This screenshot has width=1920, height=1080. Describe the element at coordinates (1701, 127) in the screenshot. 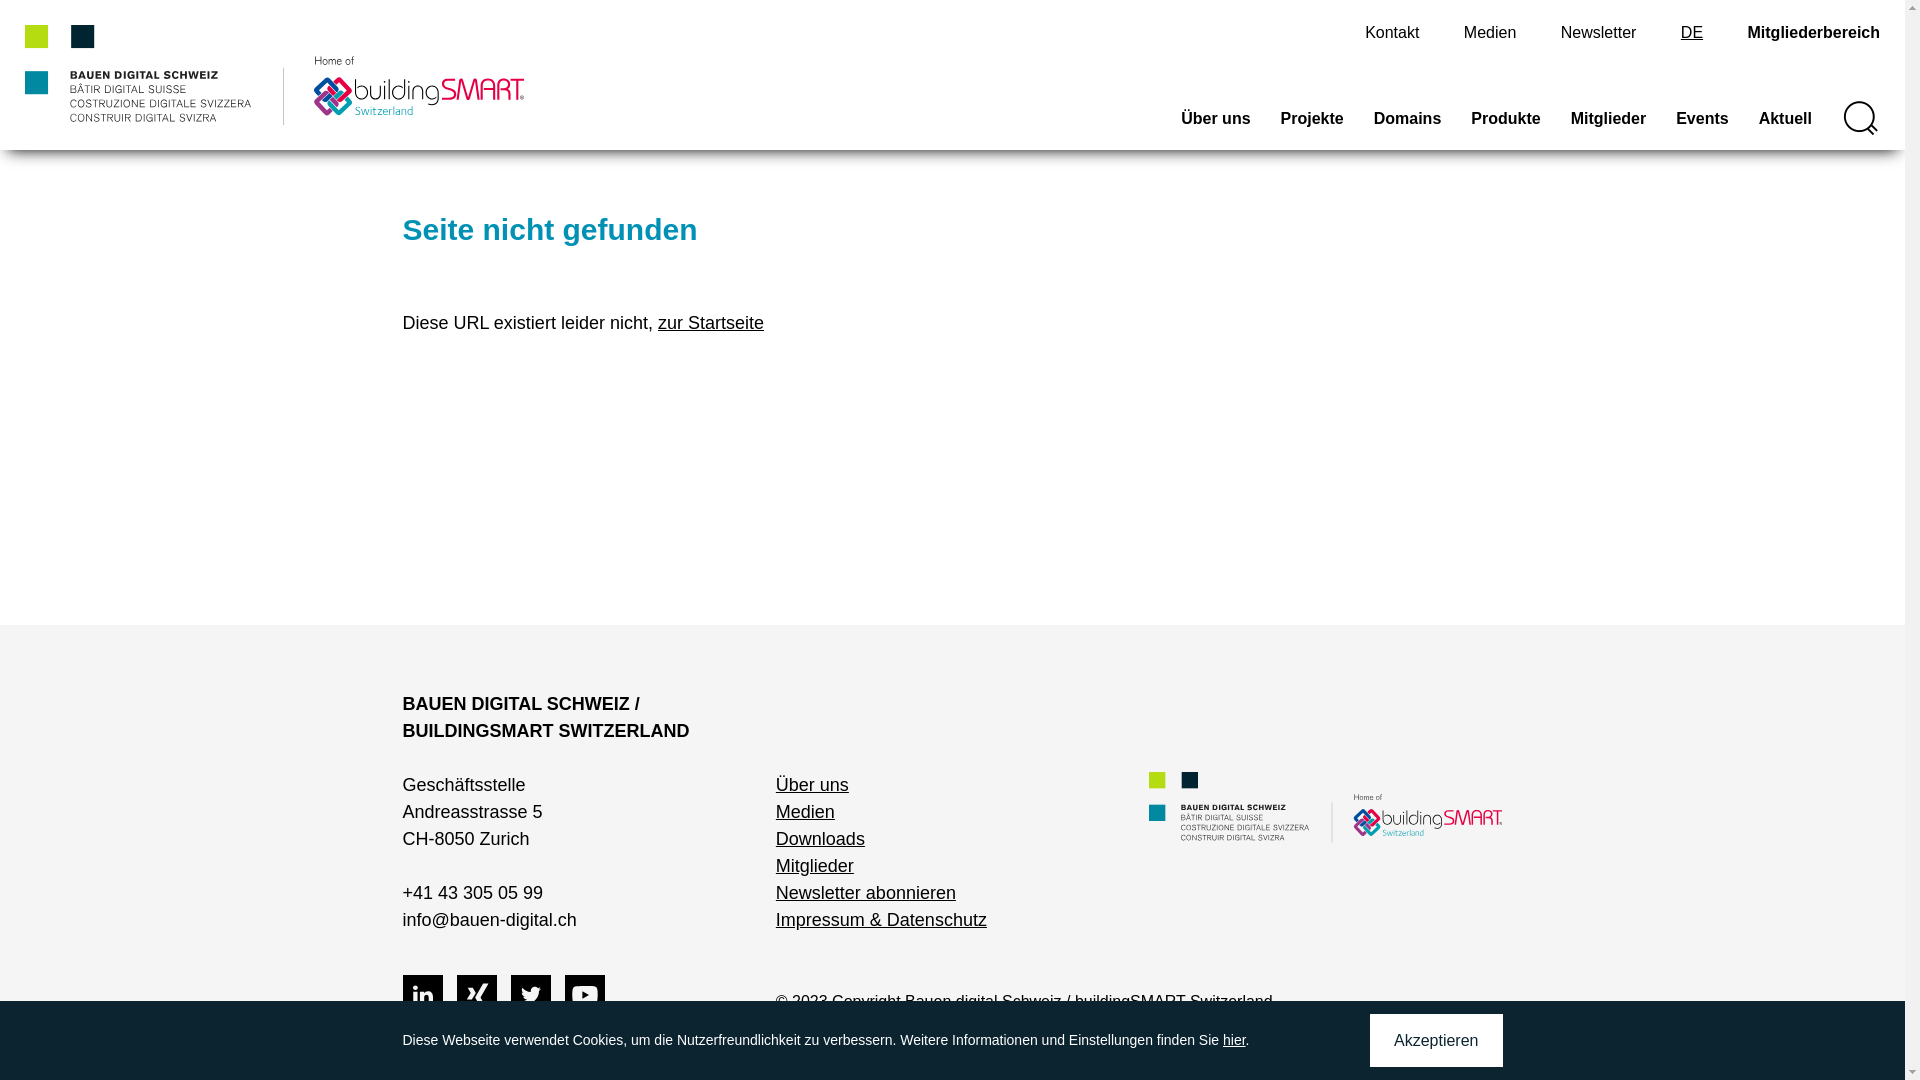

I see `'Events'` at that location.